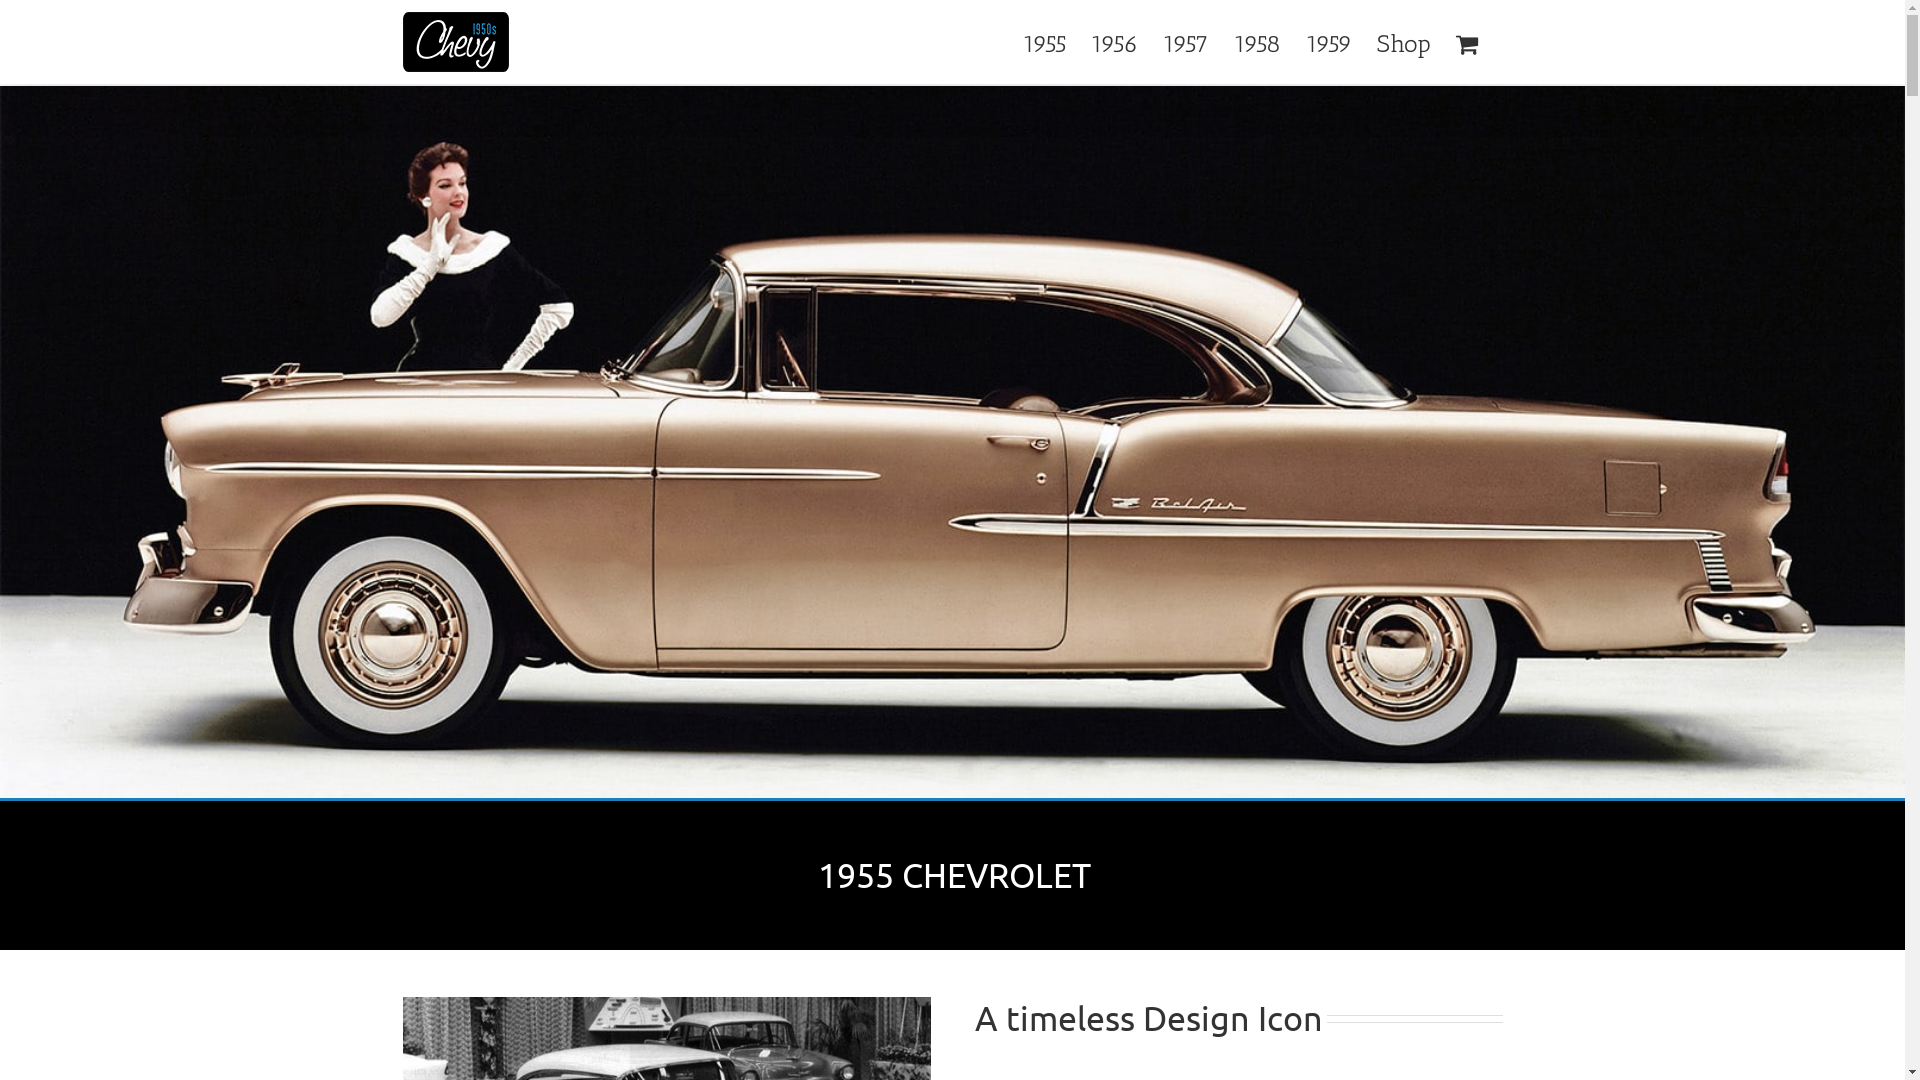  What do you see at coordinates (1042, 42) in the screenshot?
I see `'1955'` at bounding box center [1042, 42].